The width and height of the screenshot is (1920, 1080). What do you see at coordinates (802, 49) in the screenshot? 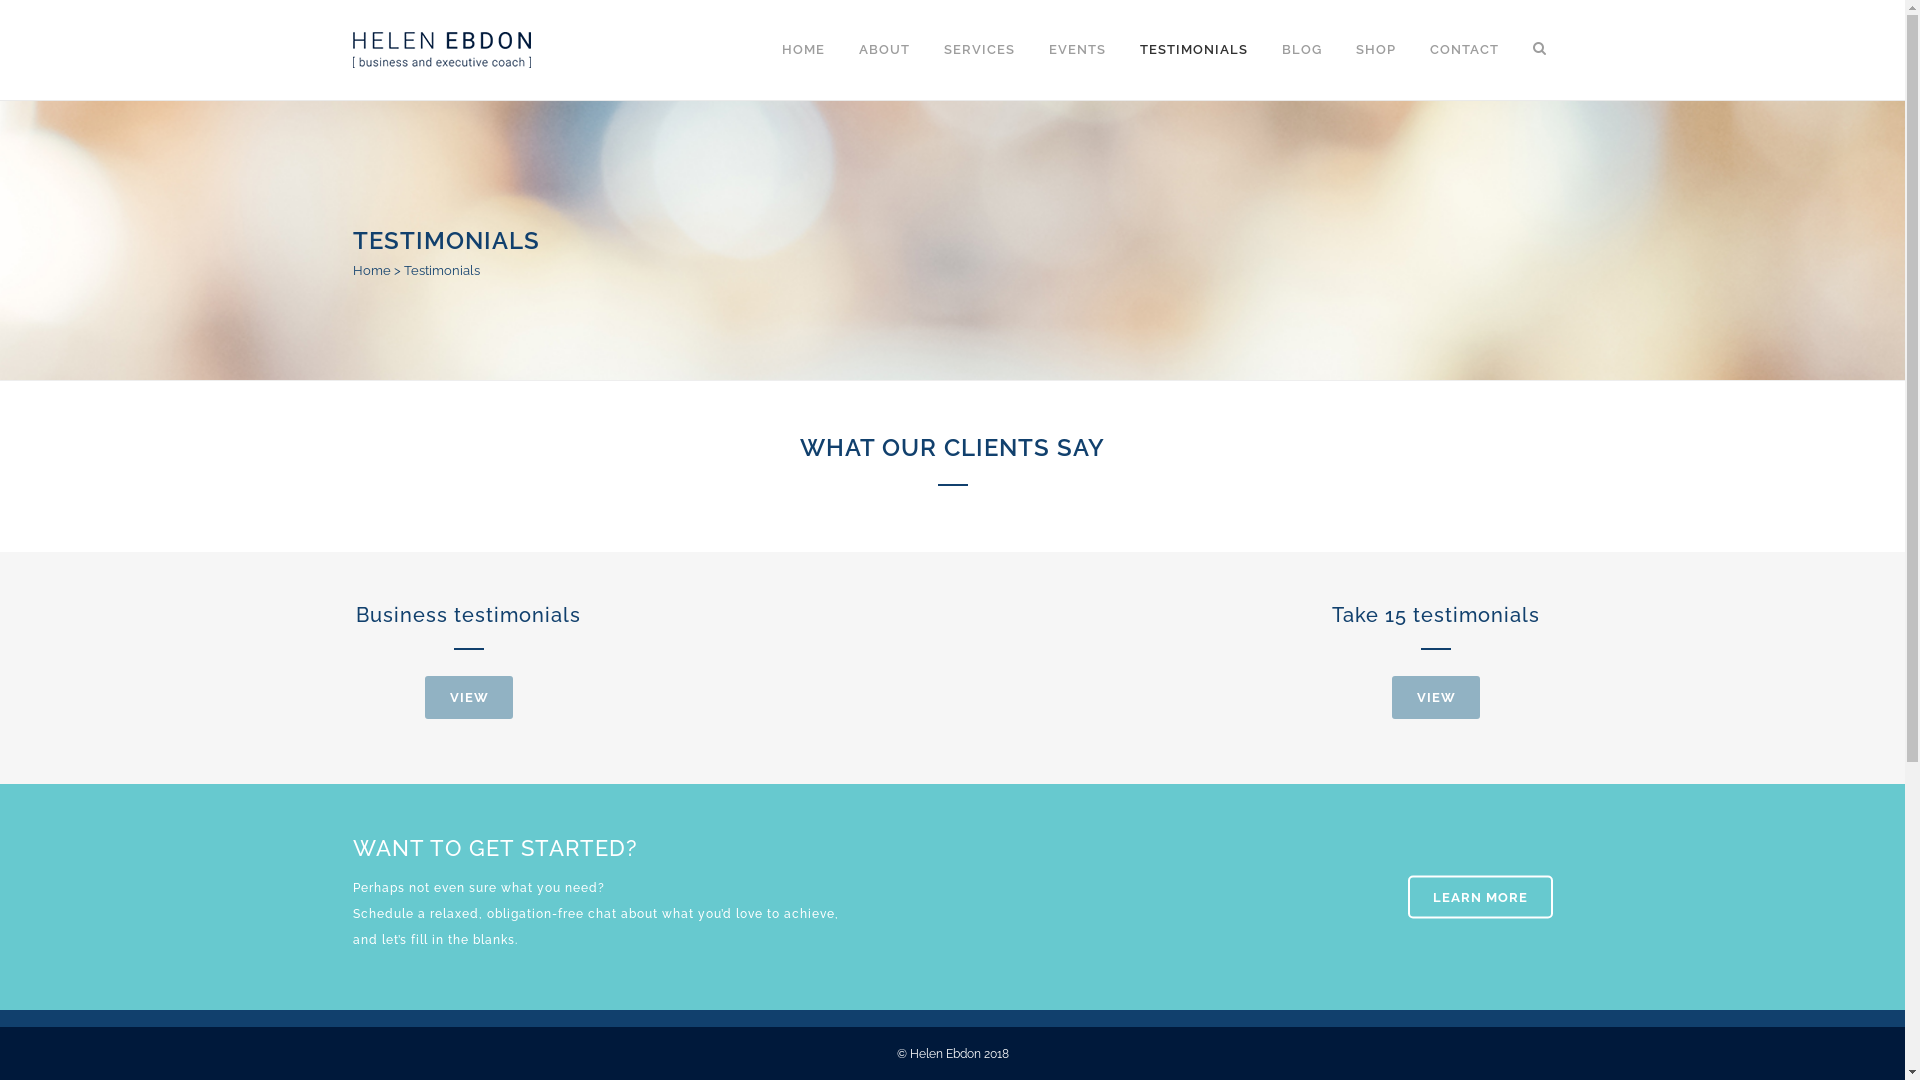
I see `'HOME'` at bounding box center [802, 49].